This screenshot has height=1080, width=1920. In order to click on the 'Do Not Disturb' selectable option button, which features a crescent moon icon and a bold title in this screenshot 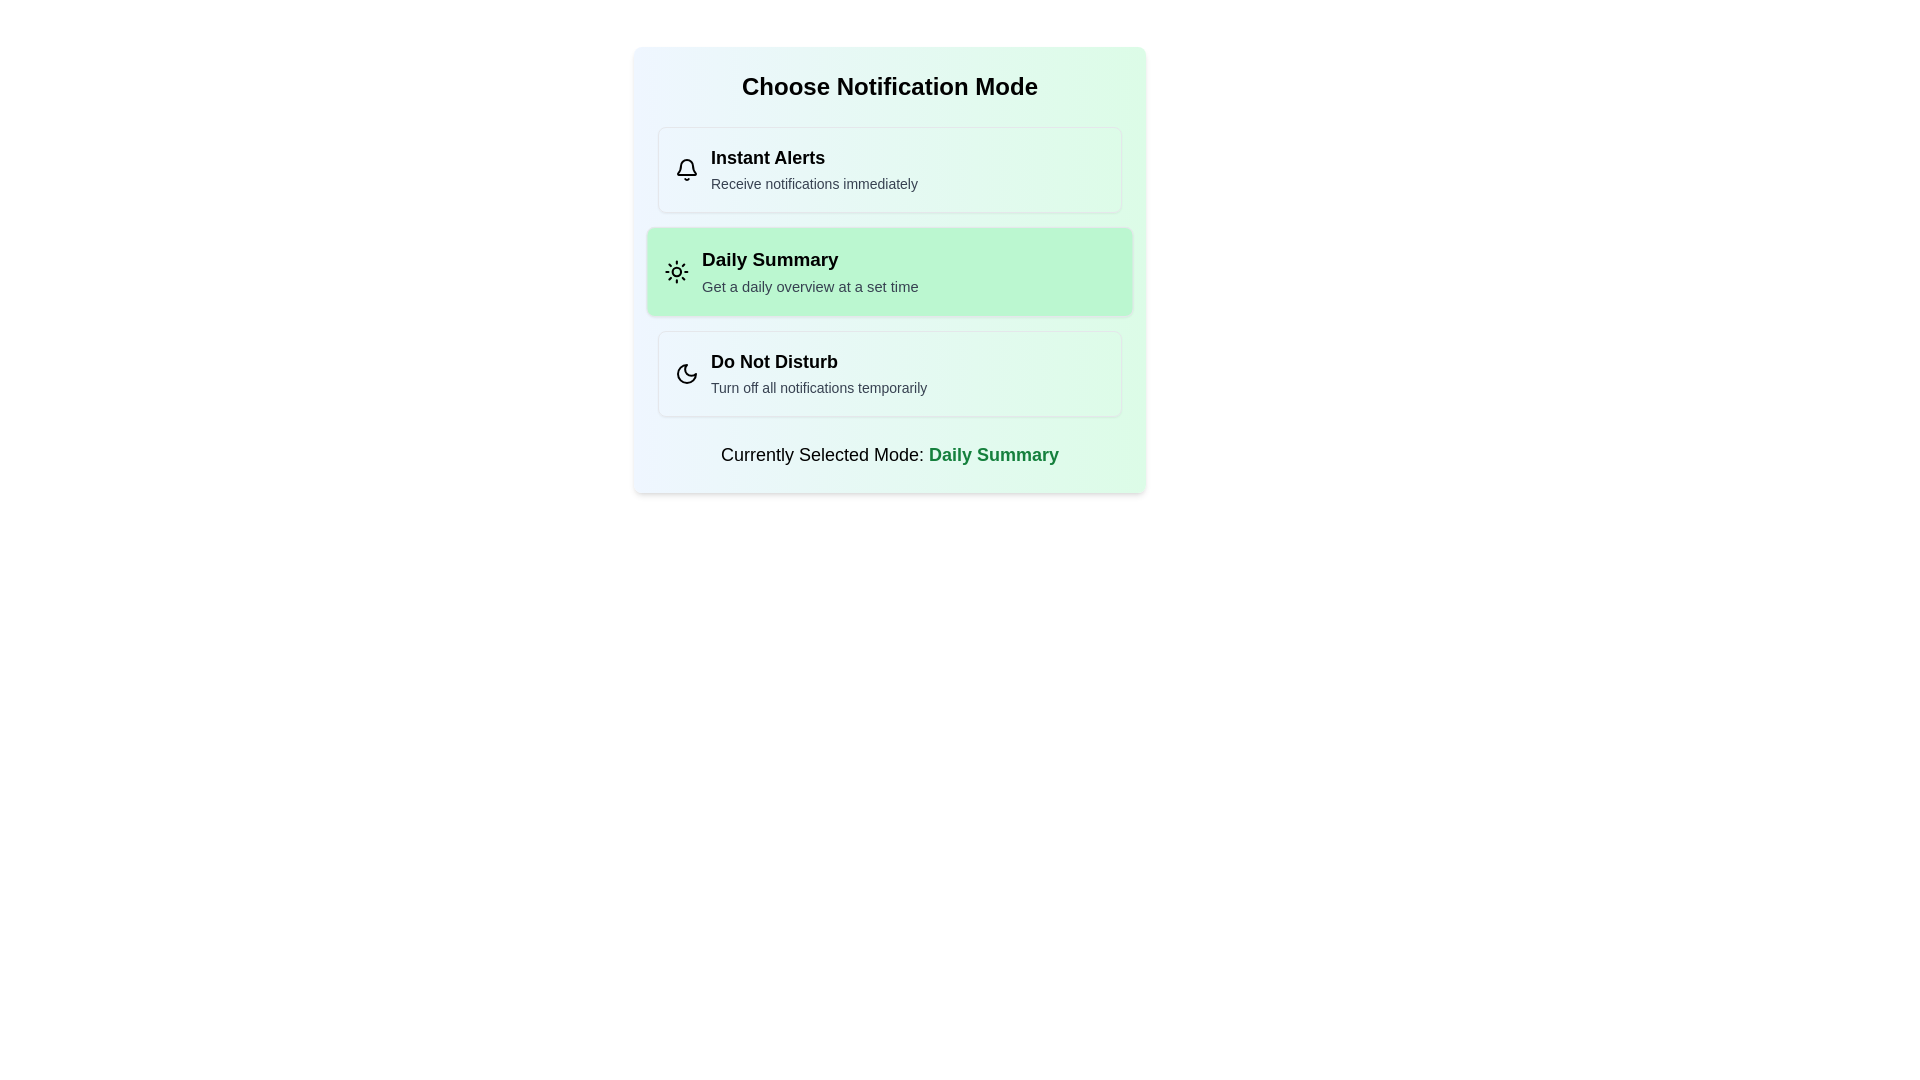, I will do `click(888, 374)`.